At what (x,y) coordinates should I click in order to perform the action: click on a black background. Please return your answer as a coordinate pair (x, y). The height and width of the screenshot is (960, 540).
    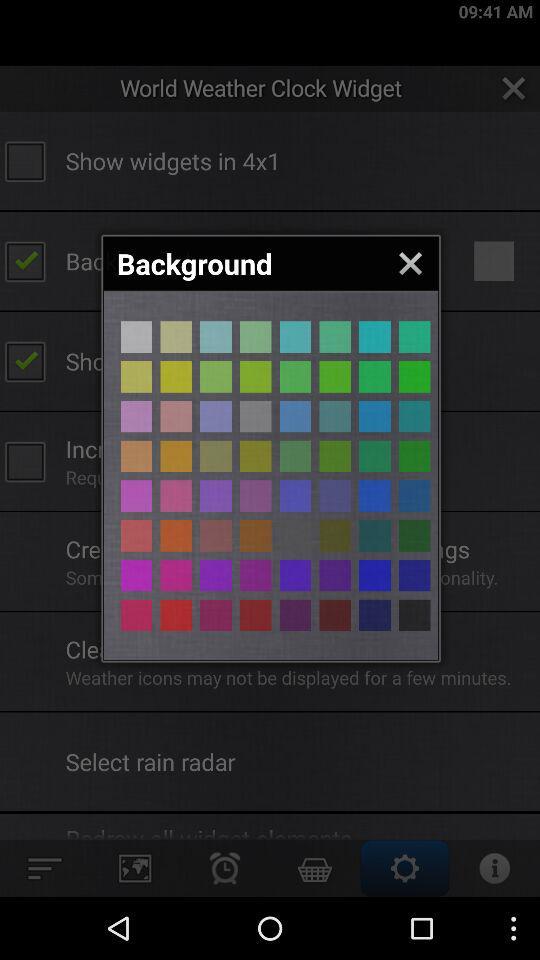
    Looking at the image, I should click on (374, 495).